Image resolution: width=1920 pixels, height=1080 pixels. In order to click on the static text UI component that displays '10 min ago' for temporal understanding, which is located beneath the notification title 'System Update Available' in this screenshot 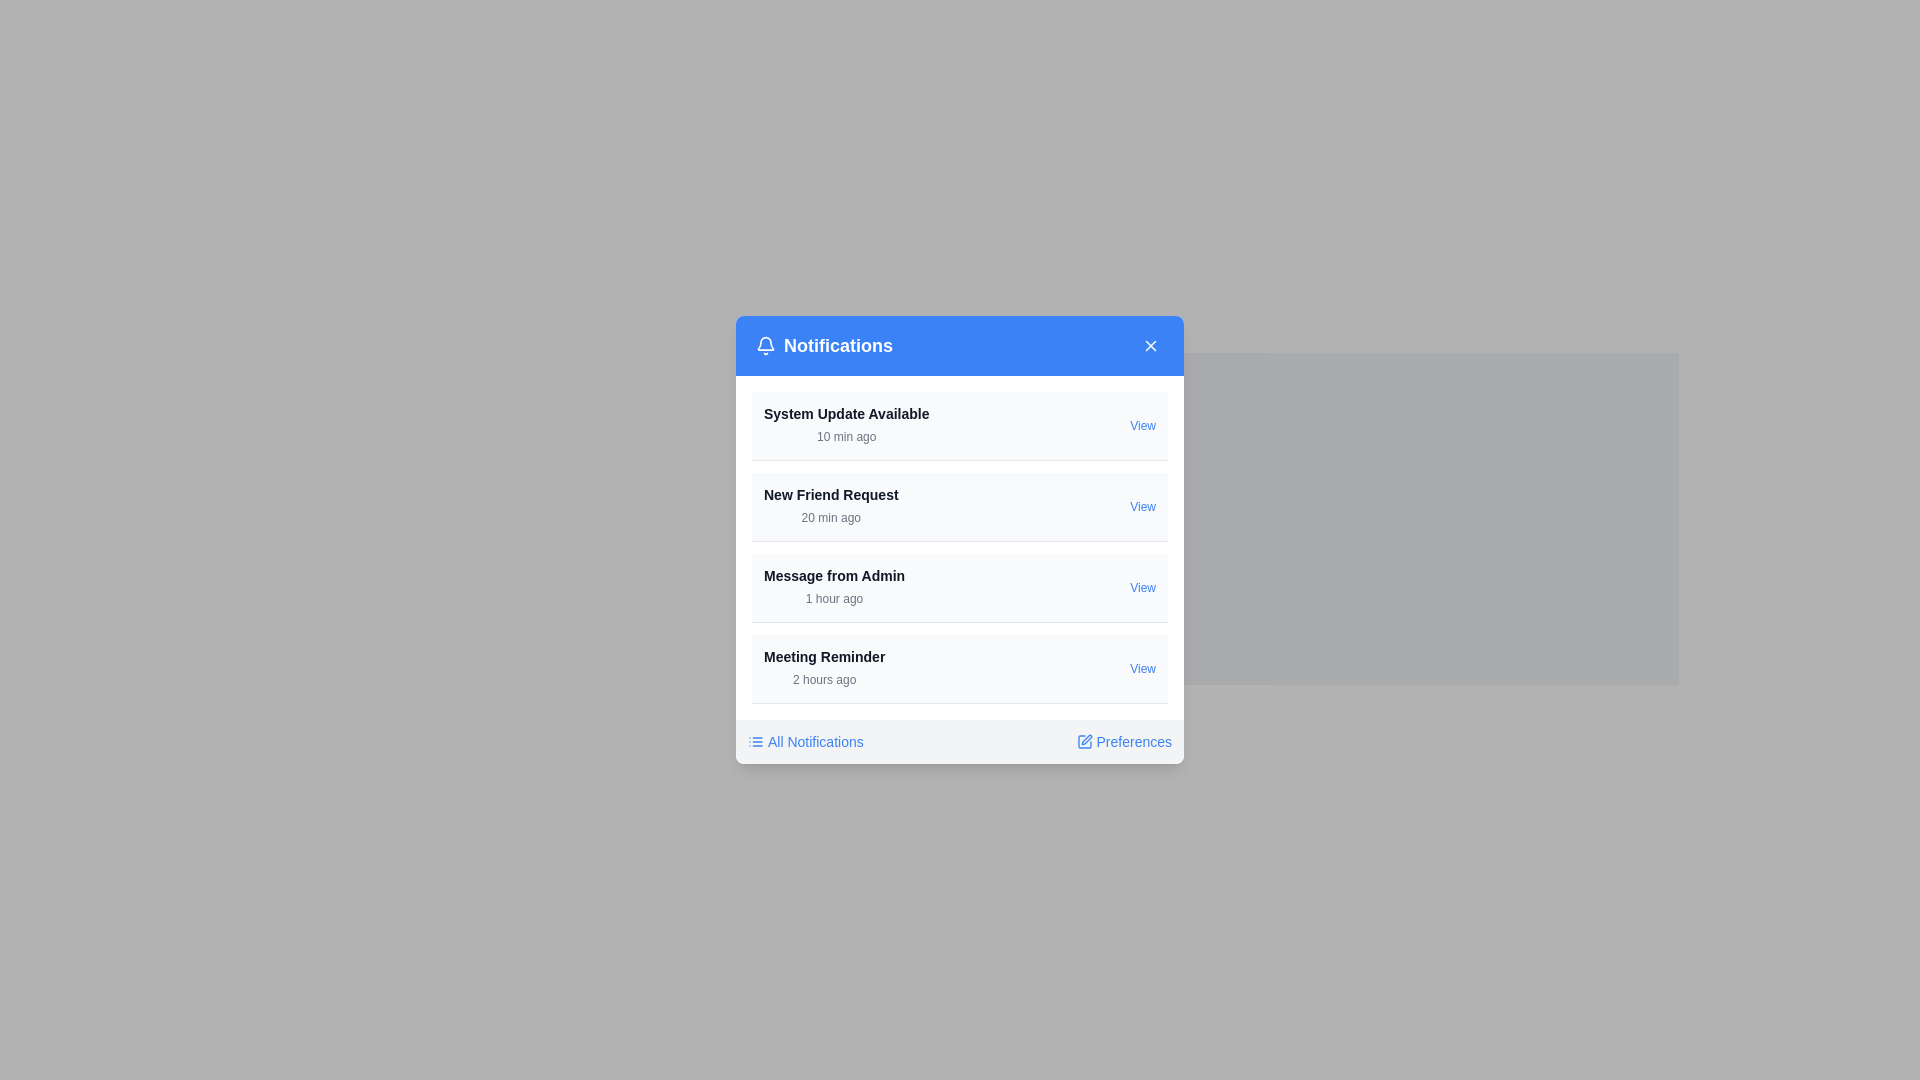, I will do `click(846, 435)`.